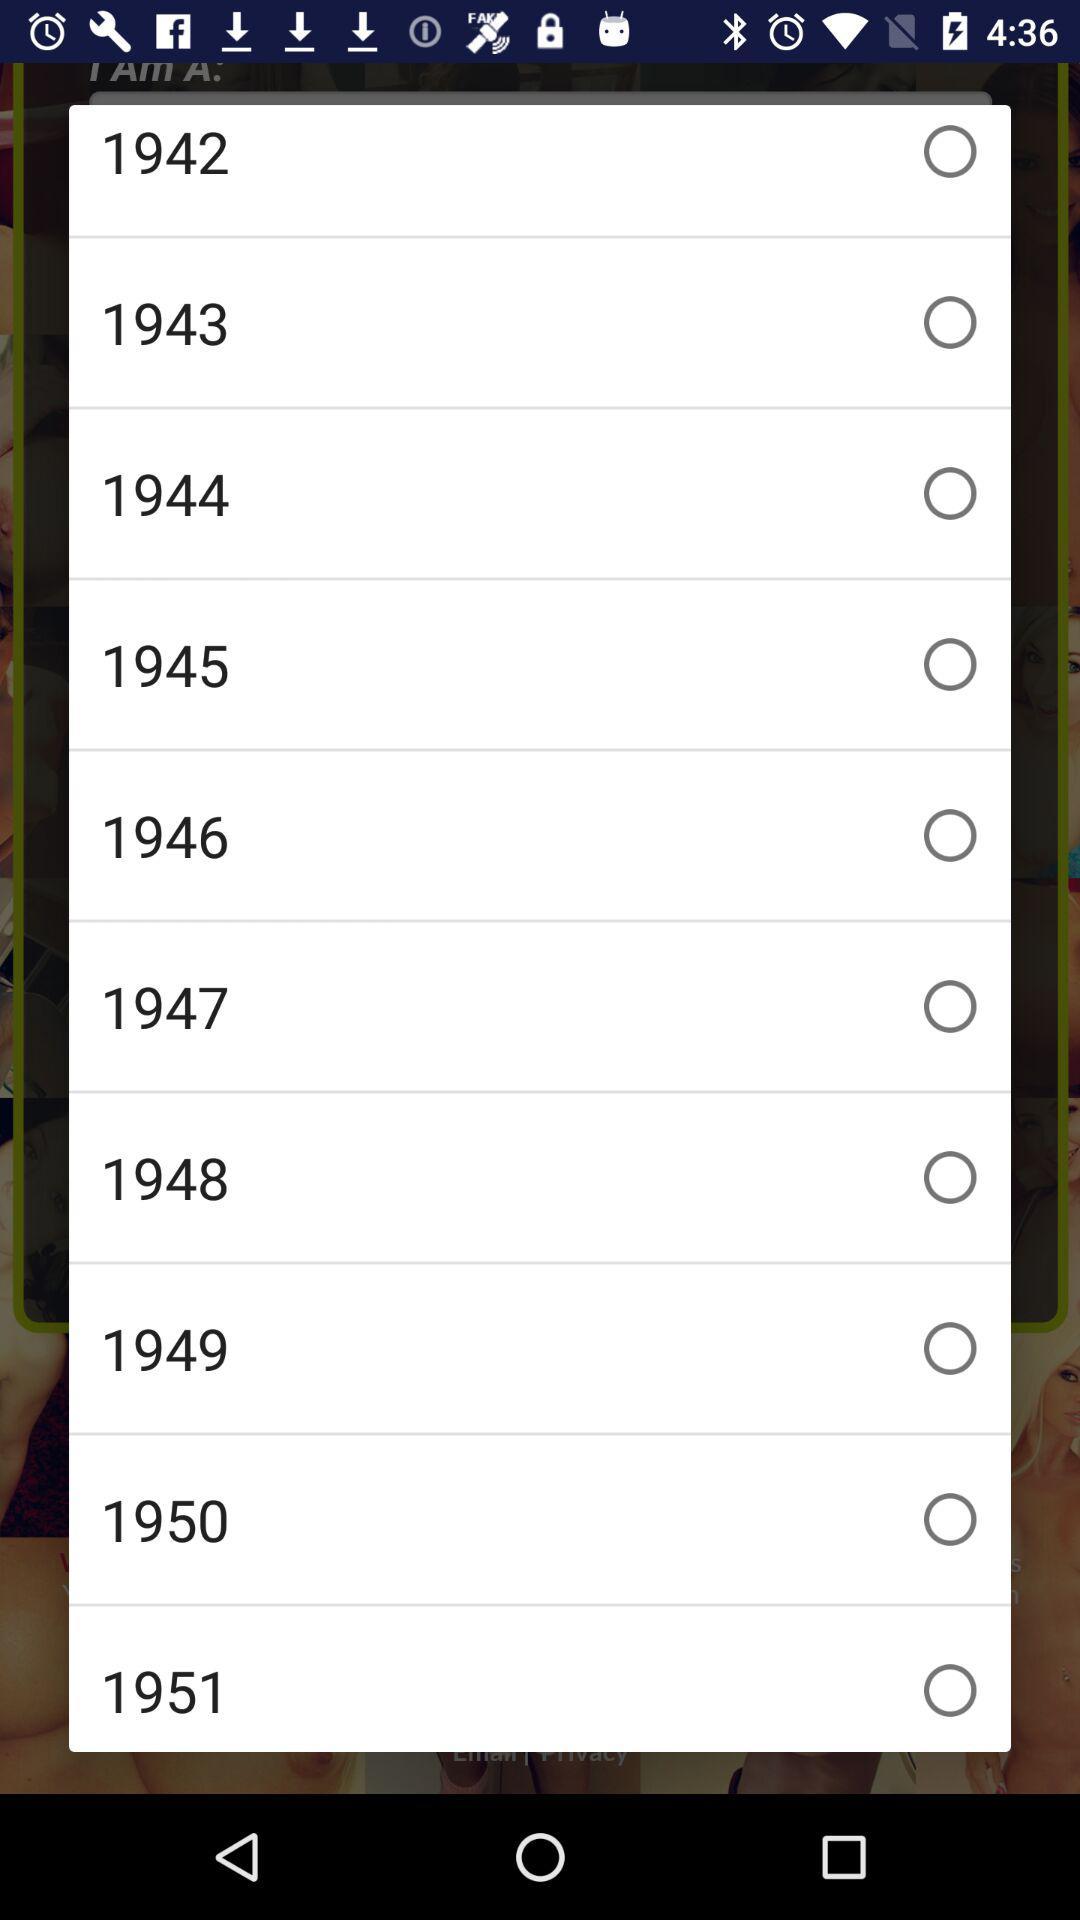  Describe the element at coordinates (540, 1177) in the screenshot. I see `1948 item` at that location.